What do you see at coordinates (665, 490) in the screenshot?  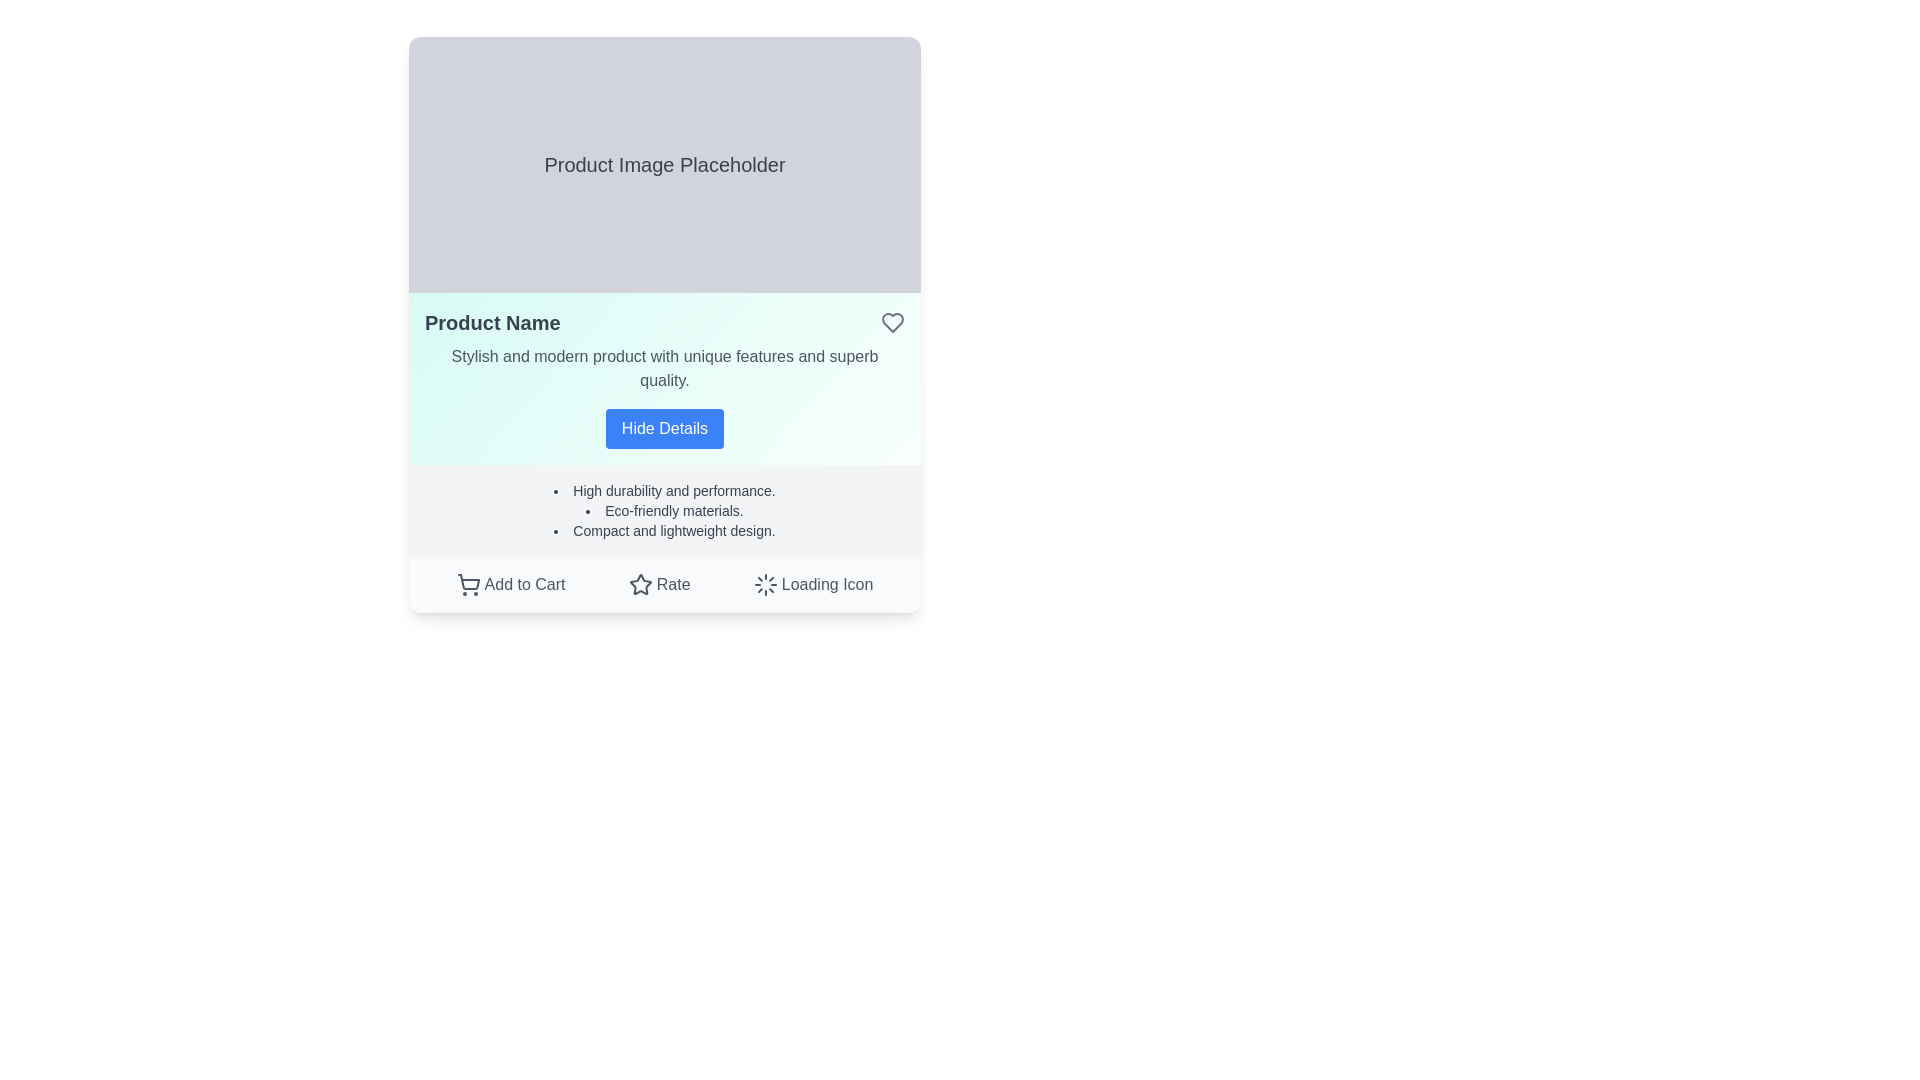 I see `the first bullet point in the product information panel that describes durability and performance, located below the 'Hide Details' button` at bounding box center [665, 490].